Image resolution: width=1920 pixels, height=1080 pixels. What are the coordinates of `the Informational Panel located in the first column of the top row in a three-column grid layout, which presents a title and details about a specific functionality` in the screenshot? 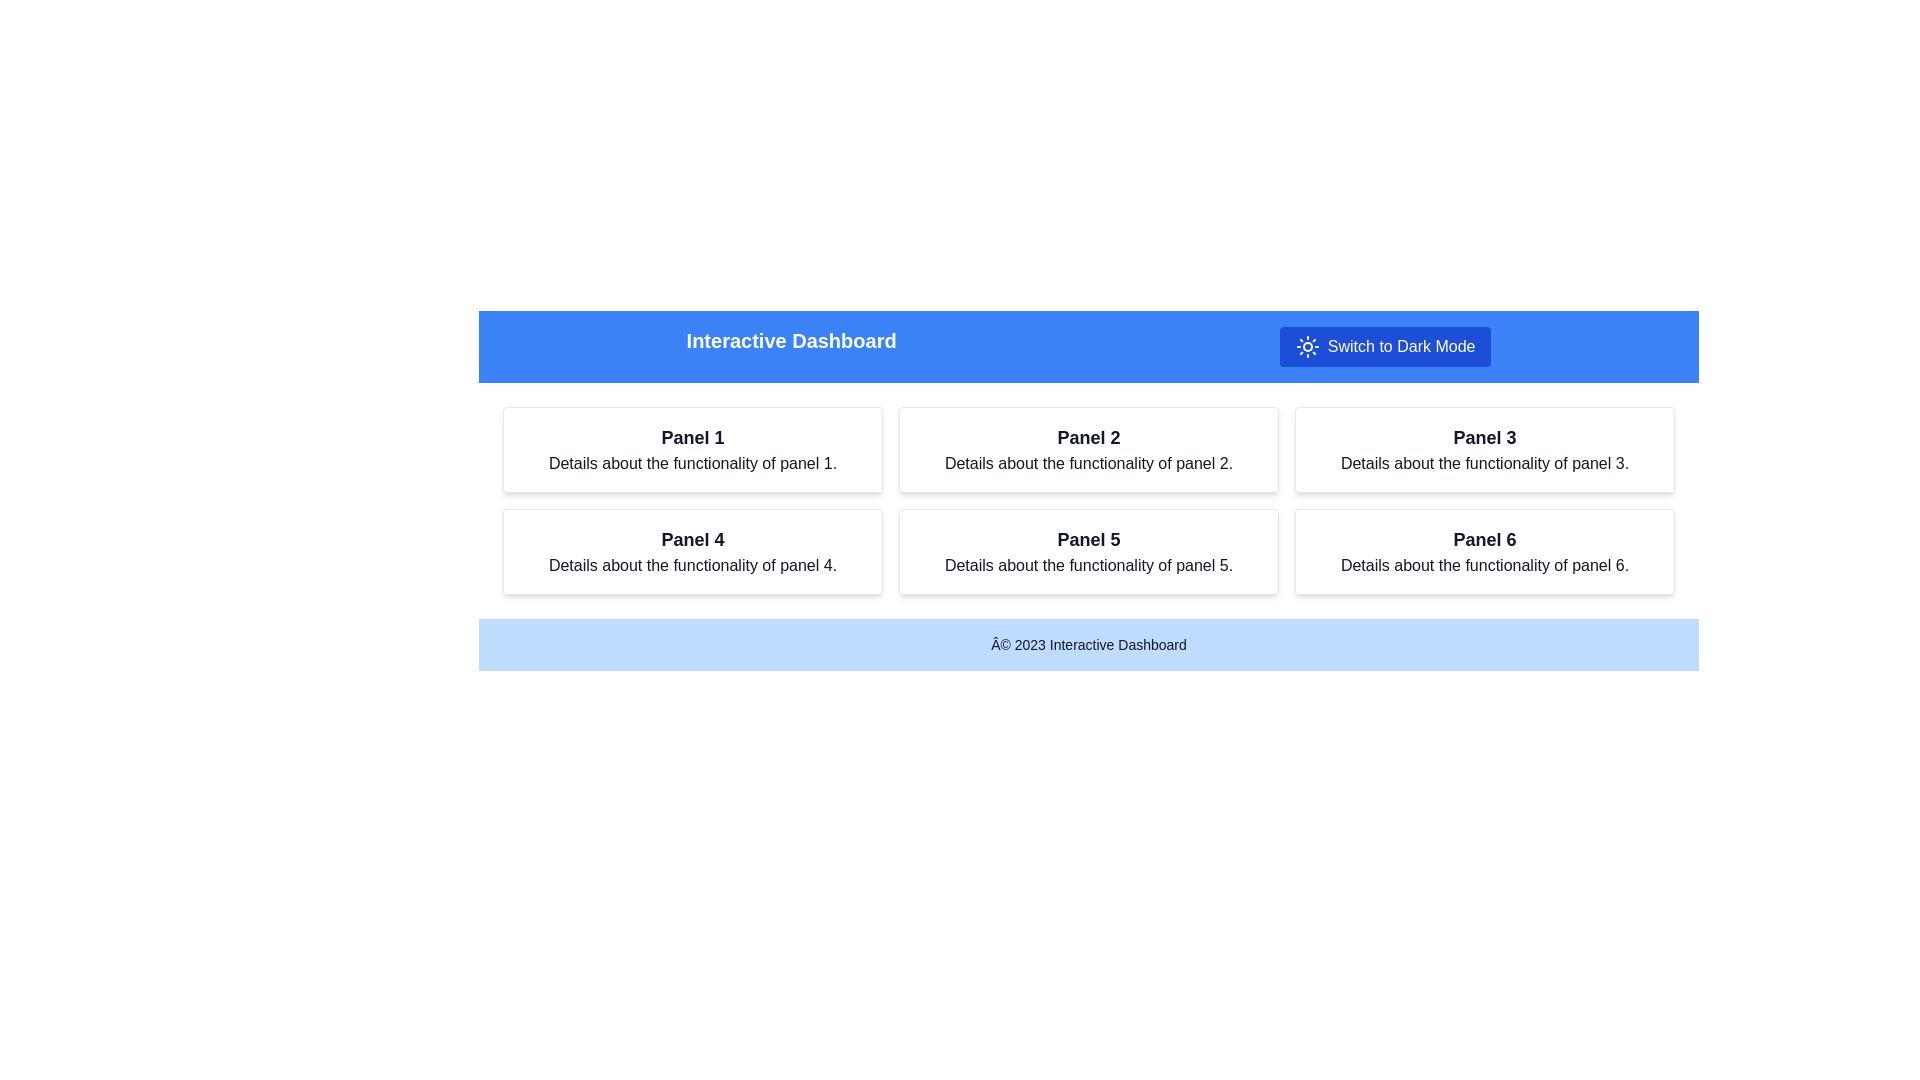 It's located at (692, 450).